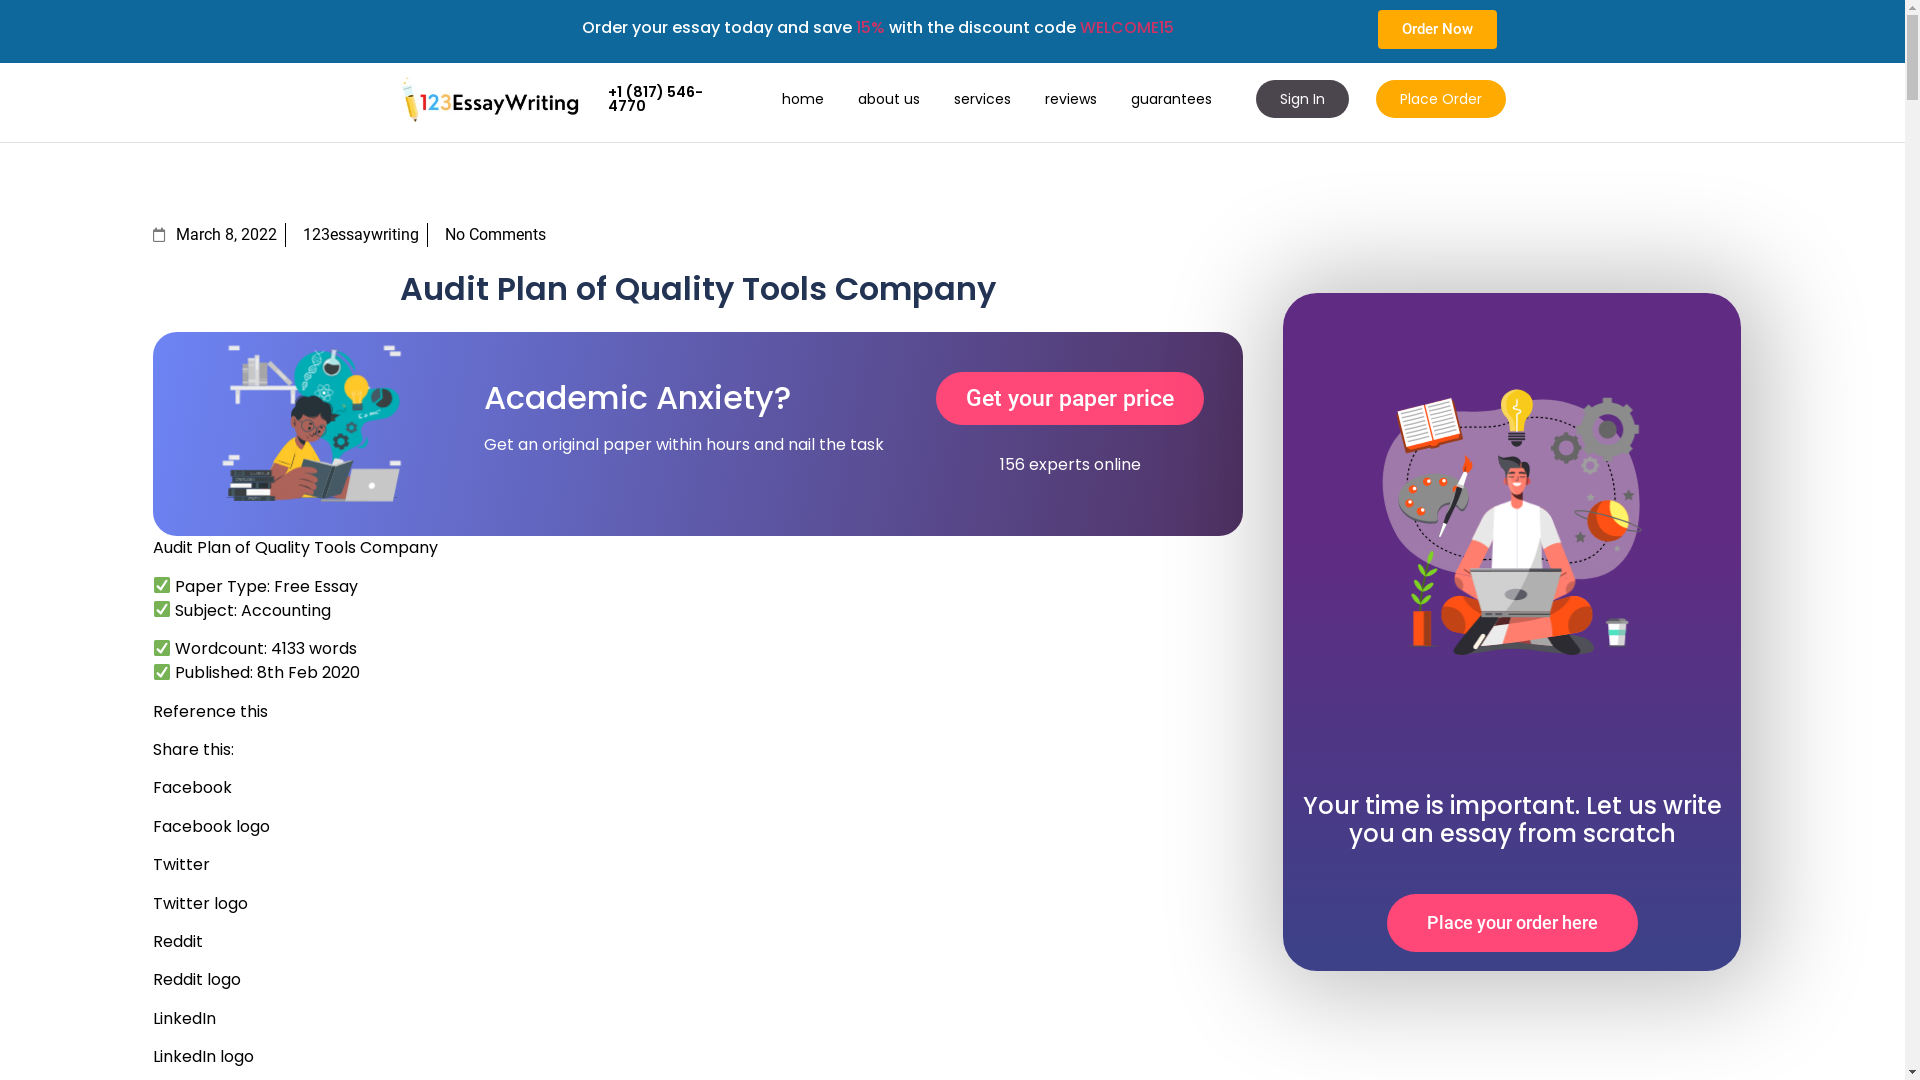 This screenshot has width=1920, height=1080. I want to click on '15%', so click(870, 27).